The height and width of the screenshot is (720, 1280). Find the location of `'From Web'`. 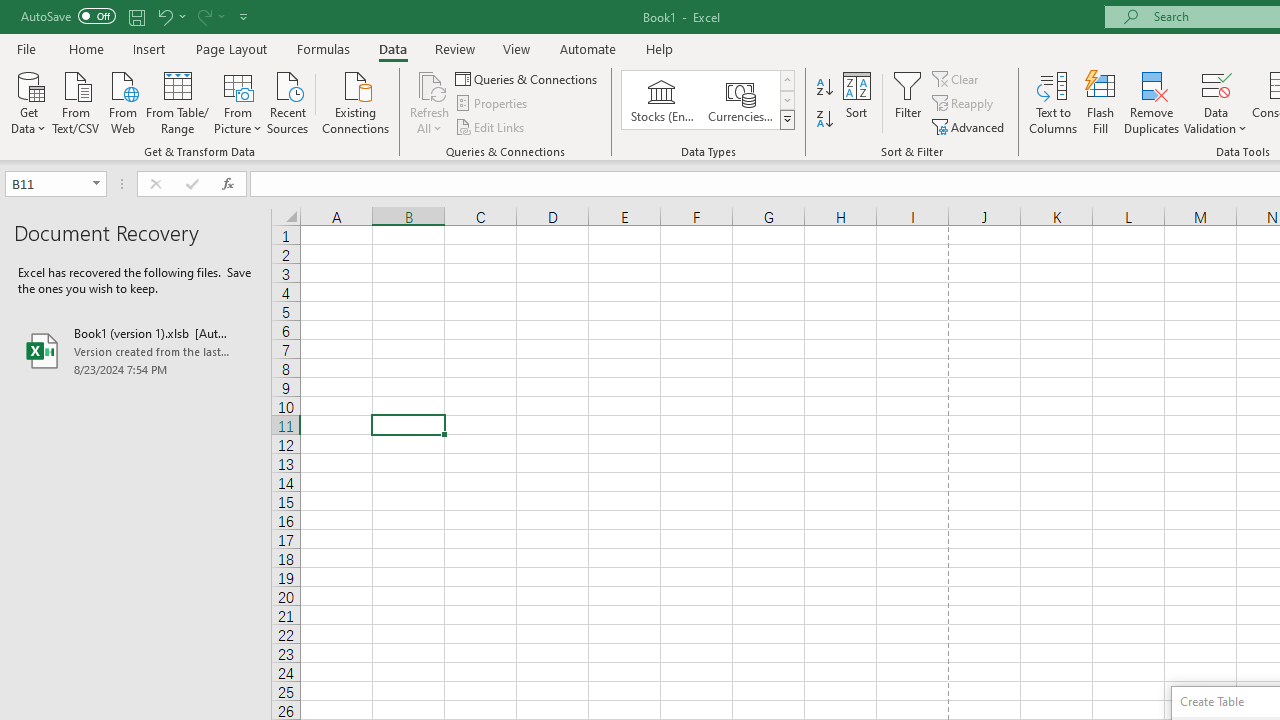

'From Web' is located at coordinates (121, 101).